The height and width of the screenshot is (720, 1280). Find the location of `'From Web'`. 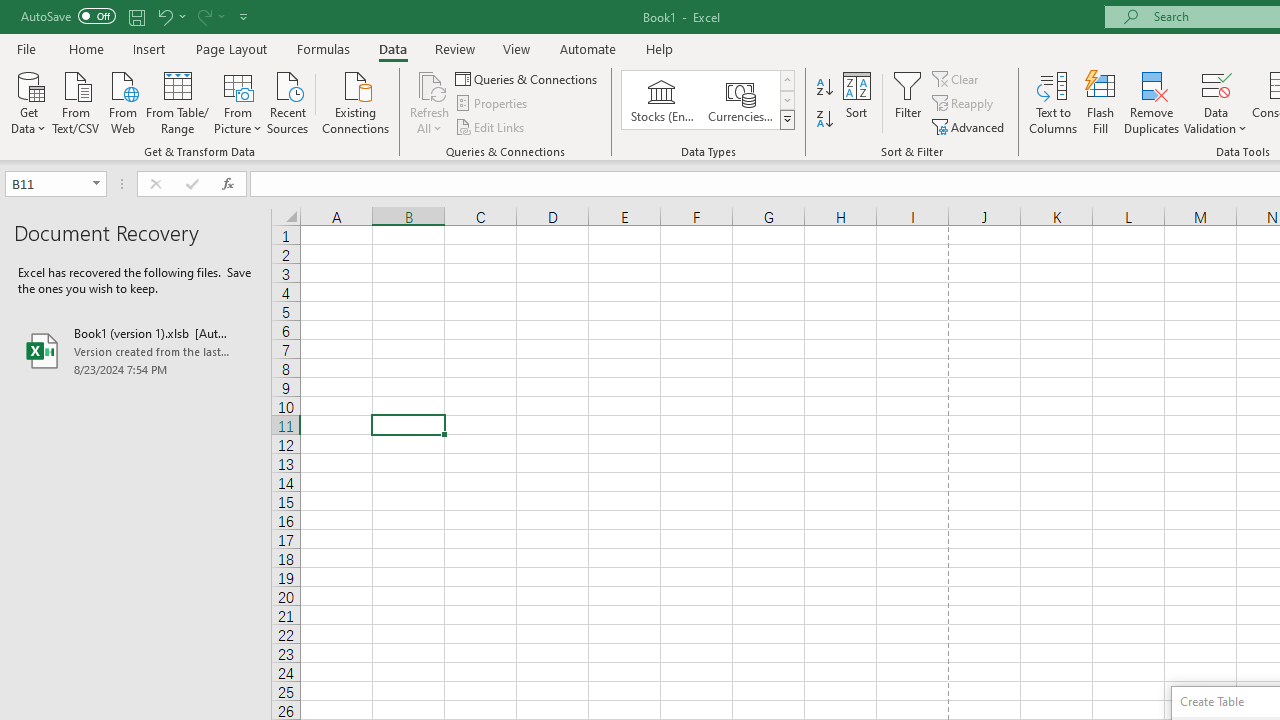

'From Web' is located at coordinates (121, 101).